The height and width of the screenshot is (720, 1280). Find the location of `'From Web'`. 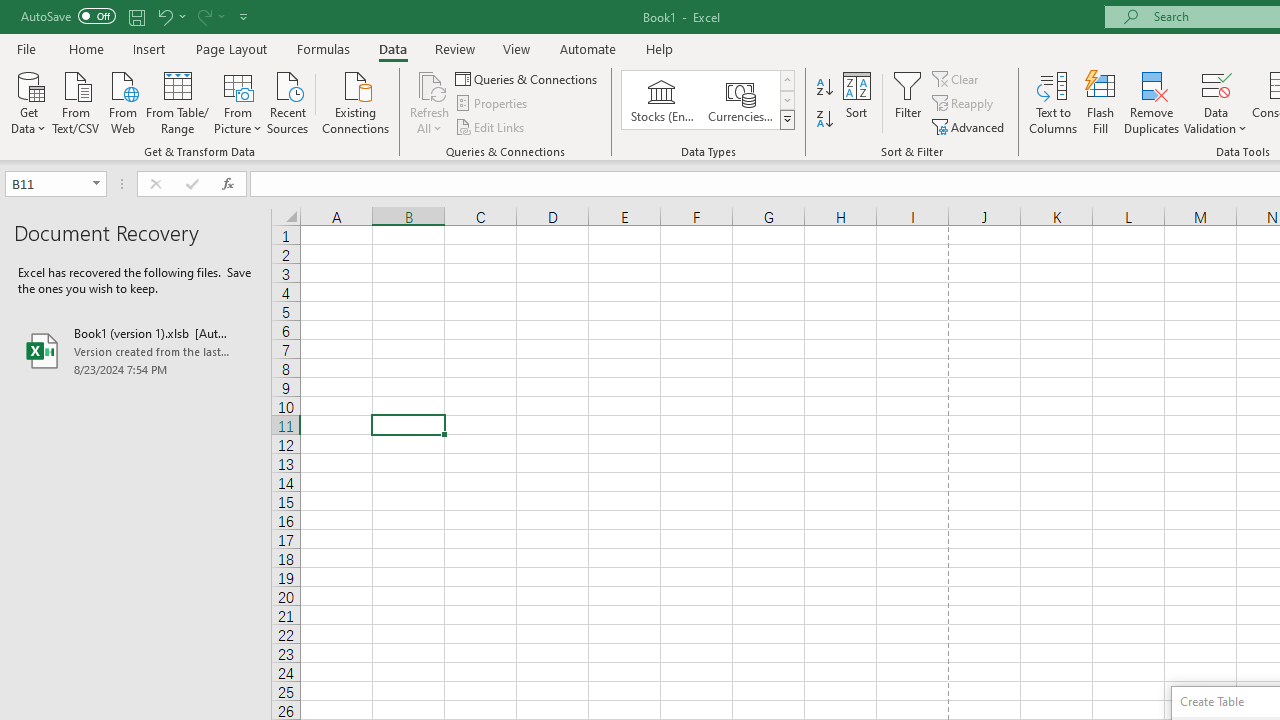

'From Web' is located at coordinates (121, 101).